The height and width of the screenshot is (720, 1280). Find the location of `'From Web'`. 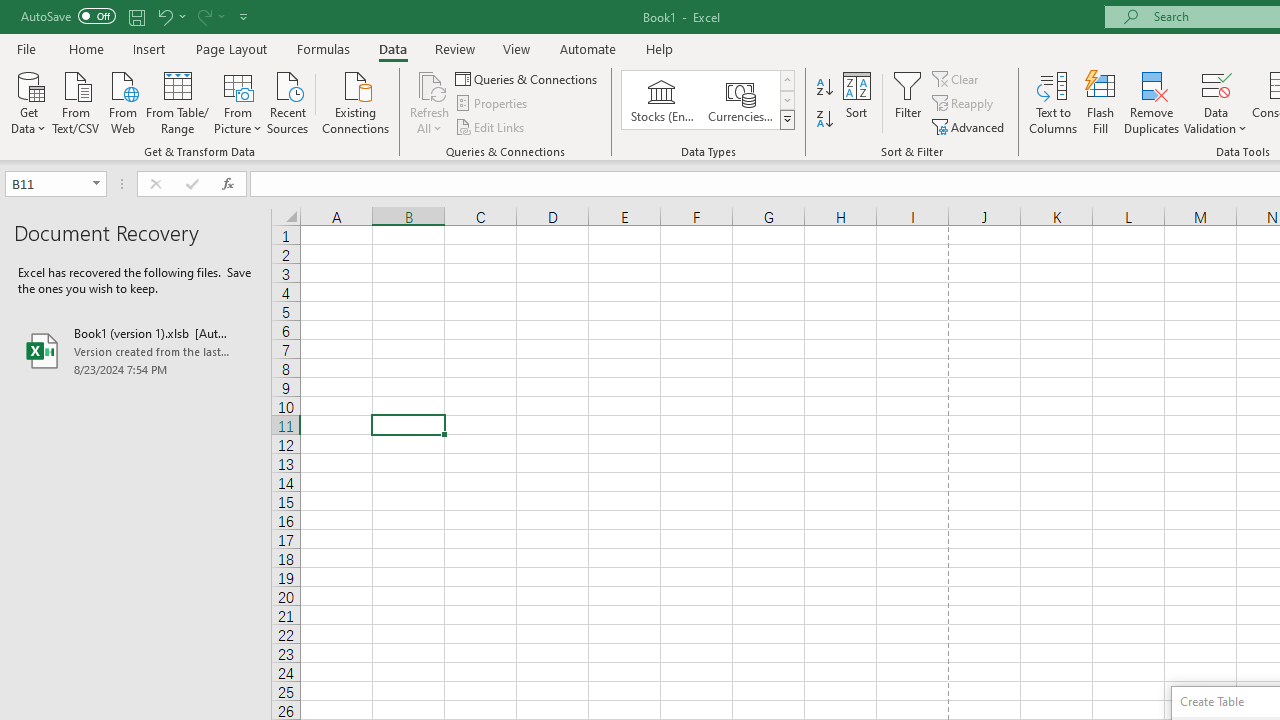

'From Web' is located at coordinates (121, 101).